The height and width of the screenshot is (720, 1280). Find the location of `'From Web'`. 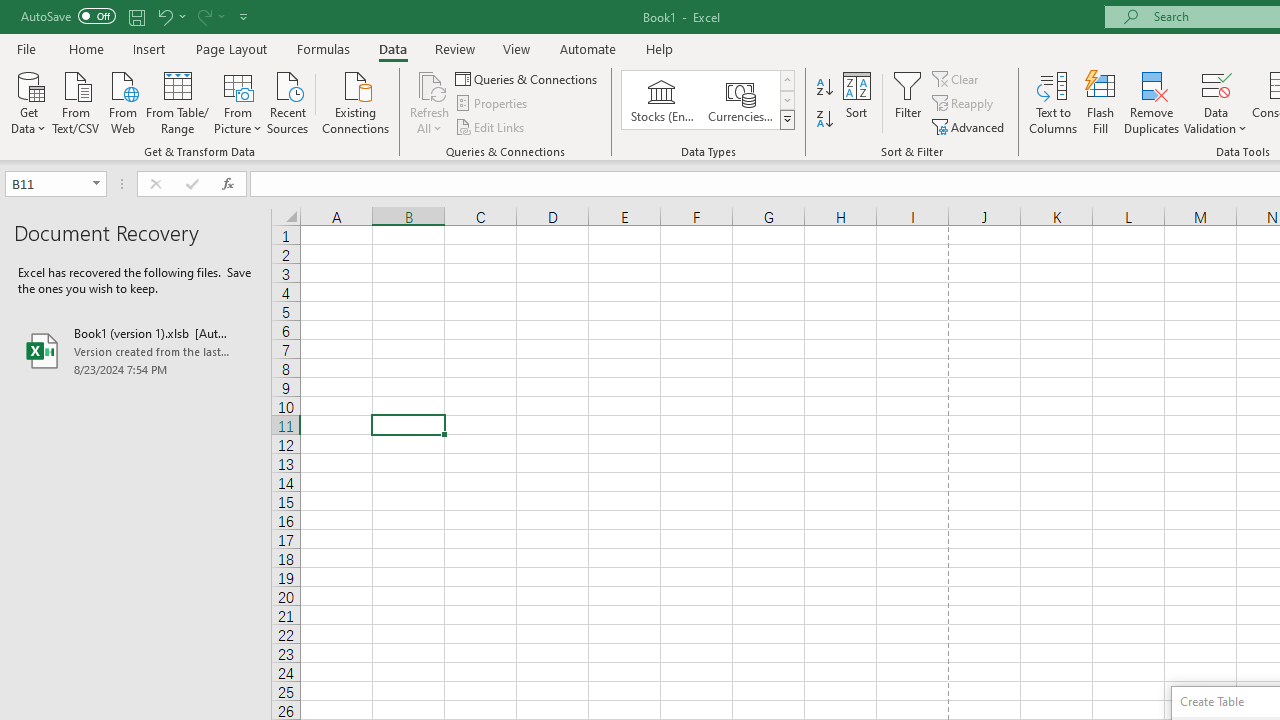

'From Web' is located at coordinates (121, 101).